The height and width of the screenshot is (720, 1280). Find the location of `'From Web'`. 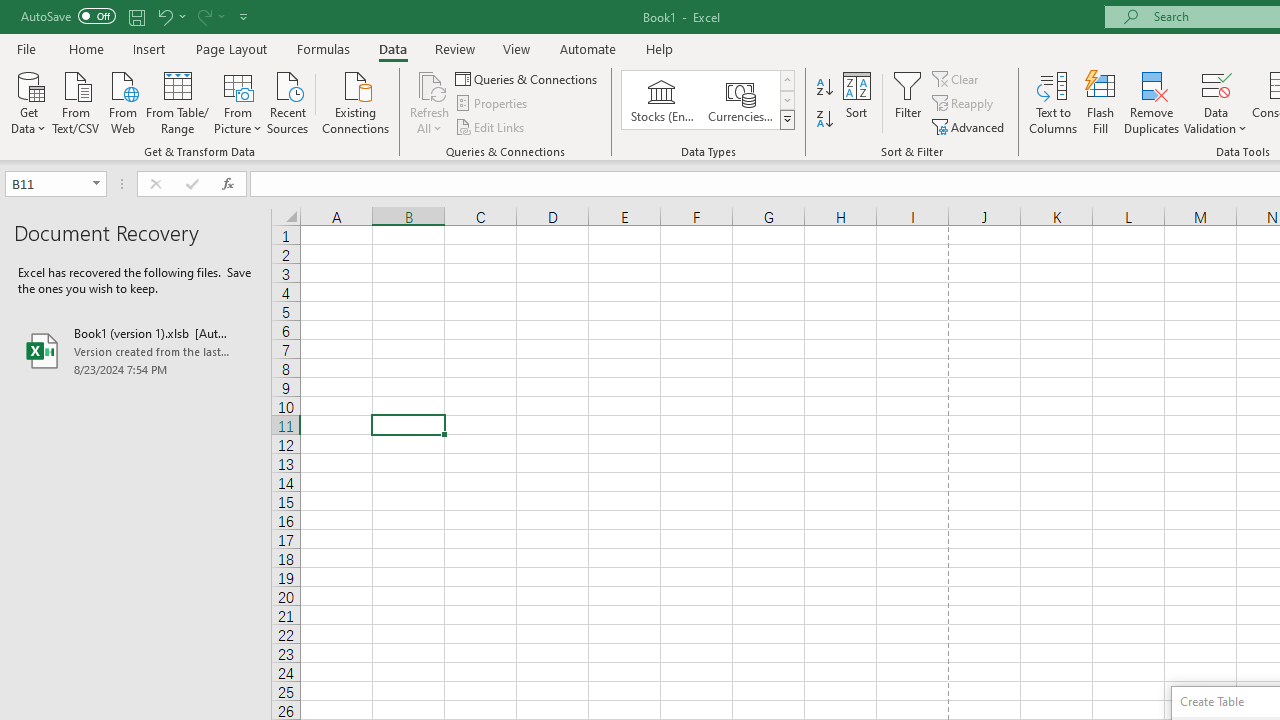

'From Web' is located at coordinates (121, 101).